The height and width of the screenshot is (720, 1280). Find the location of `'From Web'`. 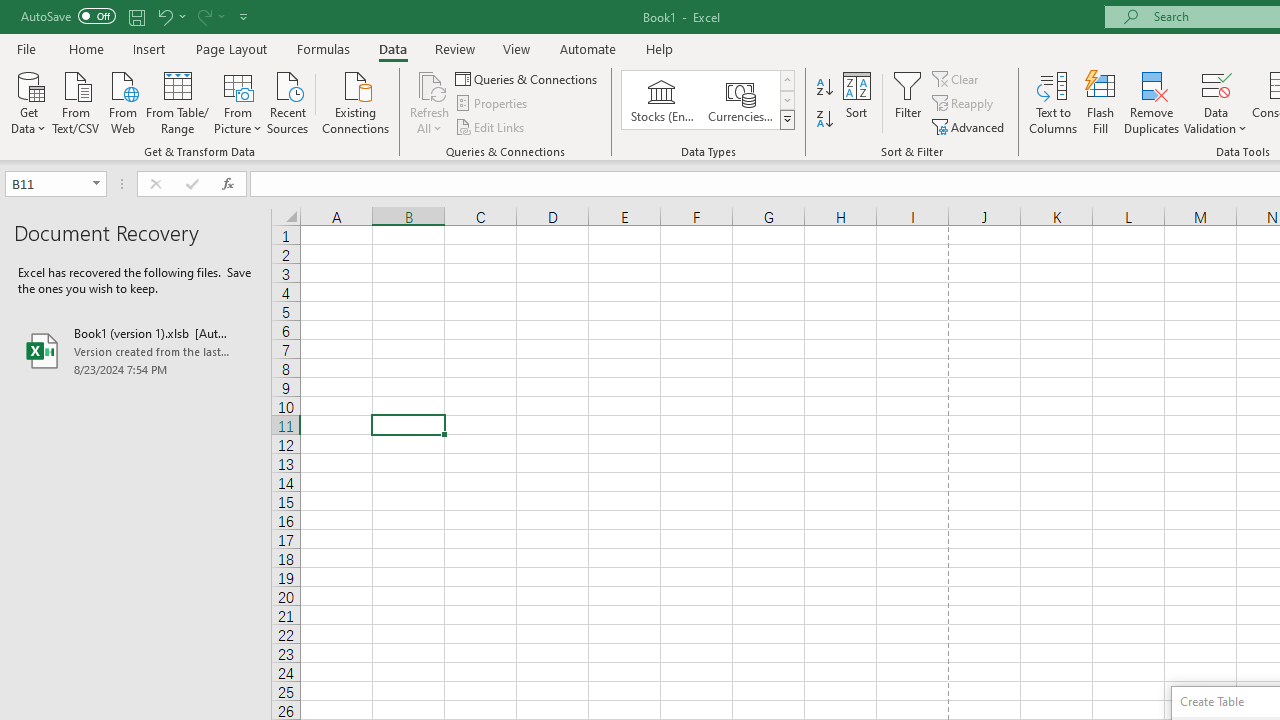

'From Web' is located at coordinates (121, 101).